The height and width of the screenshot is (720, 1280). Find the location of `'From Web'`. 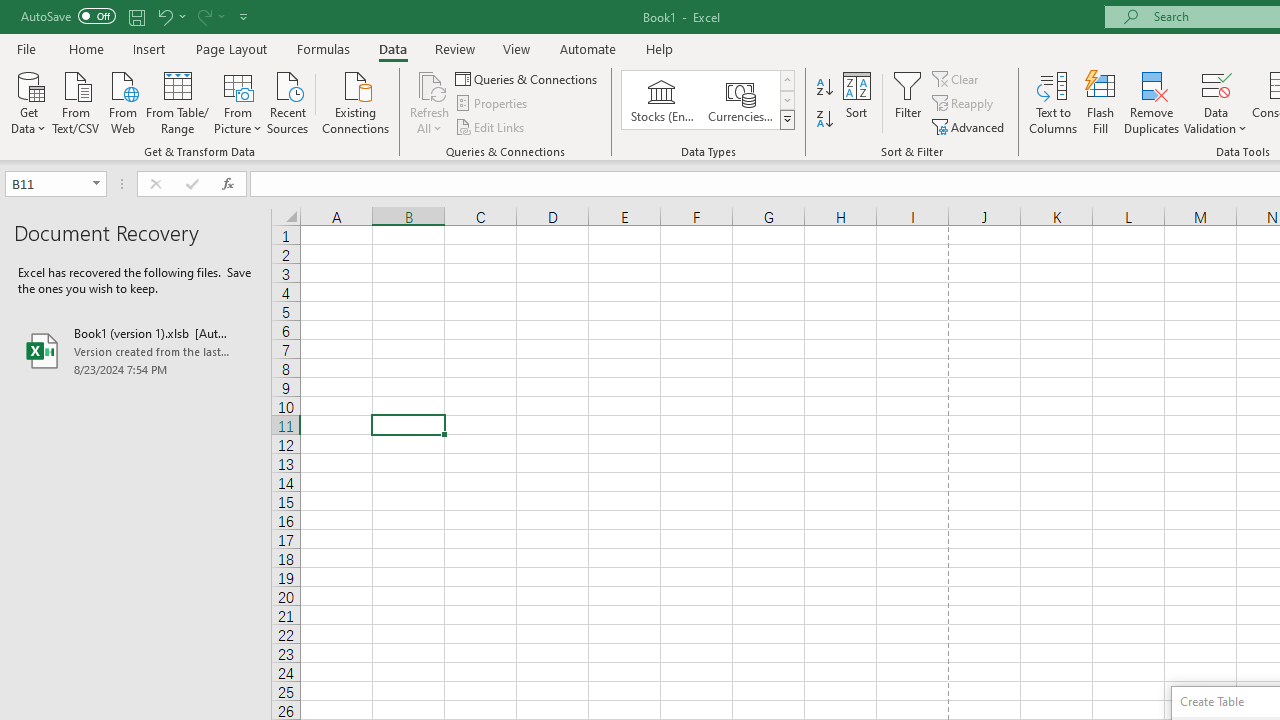

'From Web' is located at coordinates (121, 101).